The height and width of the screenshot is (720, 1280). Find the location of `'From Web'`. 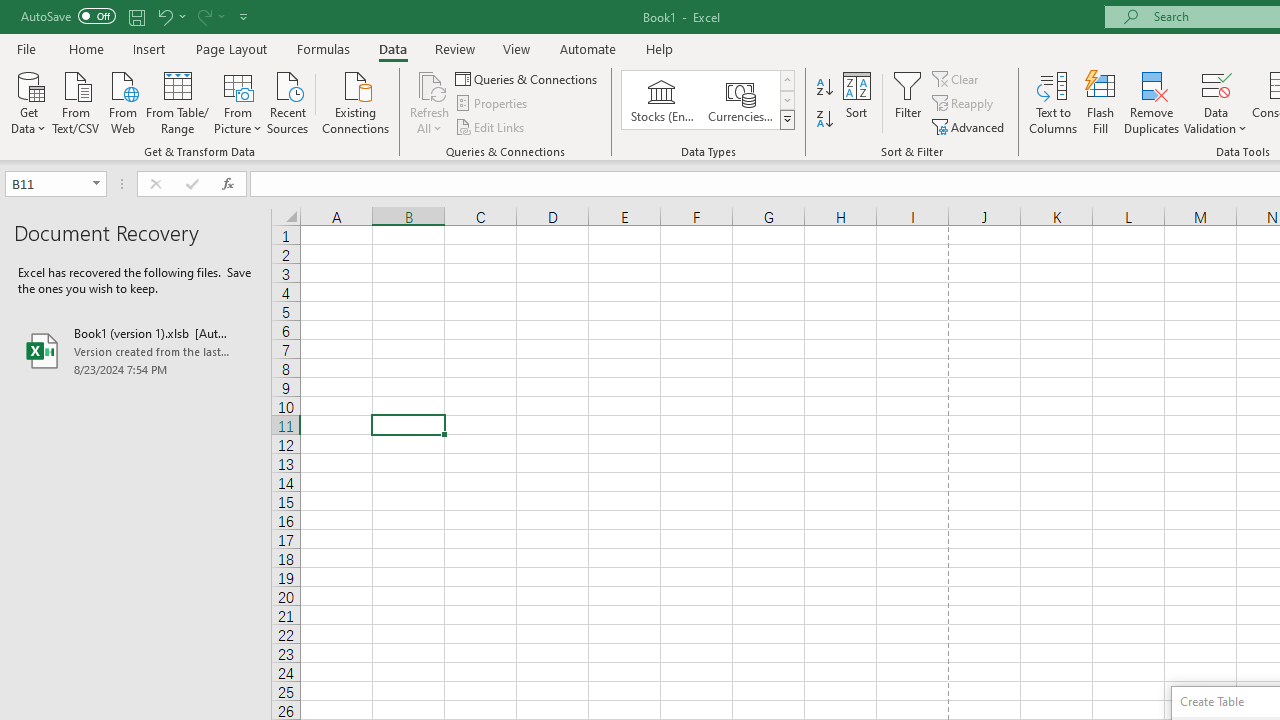

'From Web' is located at coordinates (121, 101).